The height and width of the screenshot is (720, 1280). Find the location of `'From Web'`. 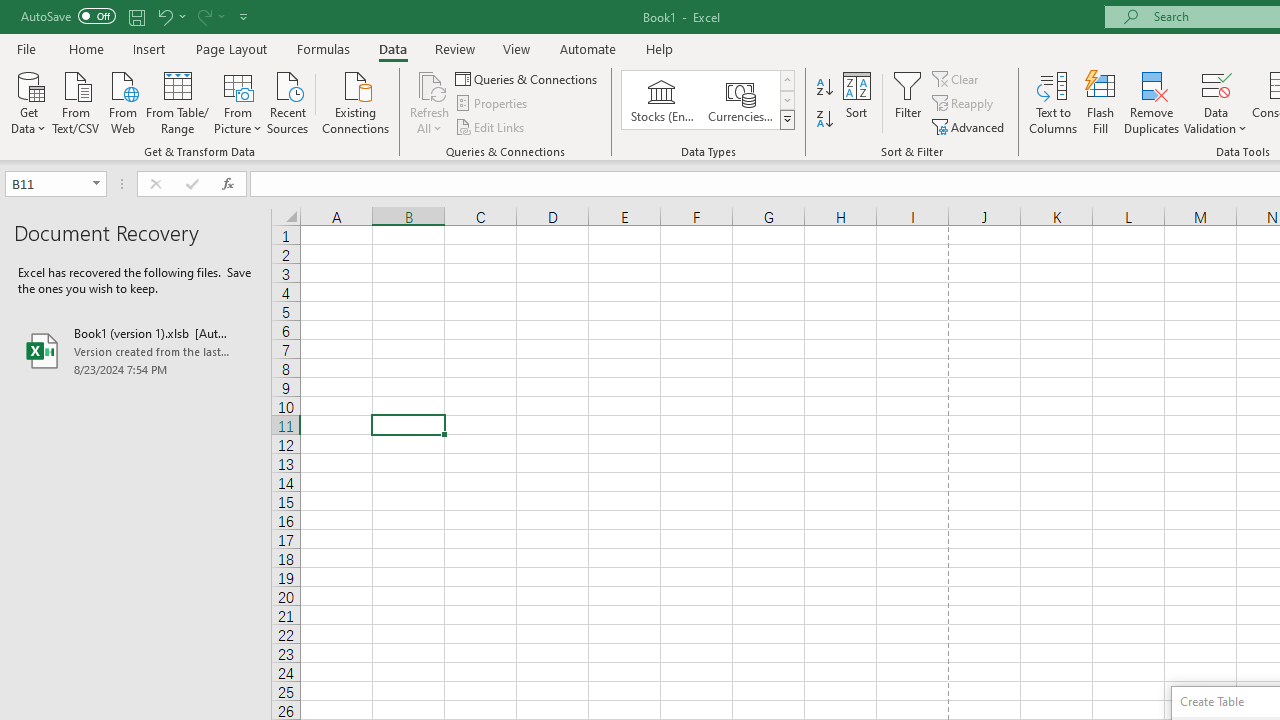

'From Web' is located at coordinates (121, 101).